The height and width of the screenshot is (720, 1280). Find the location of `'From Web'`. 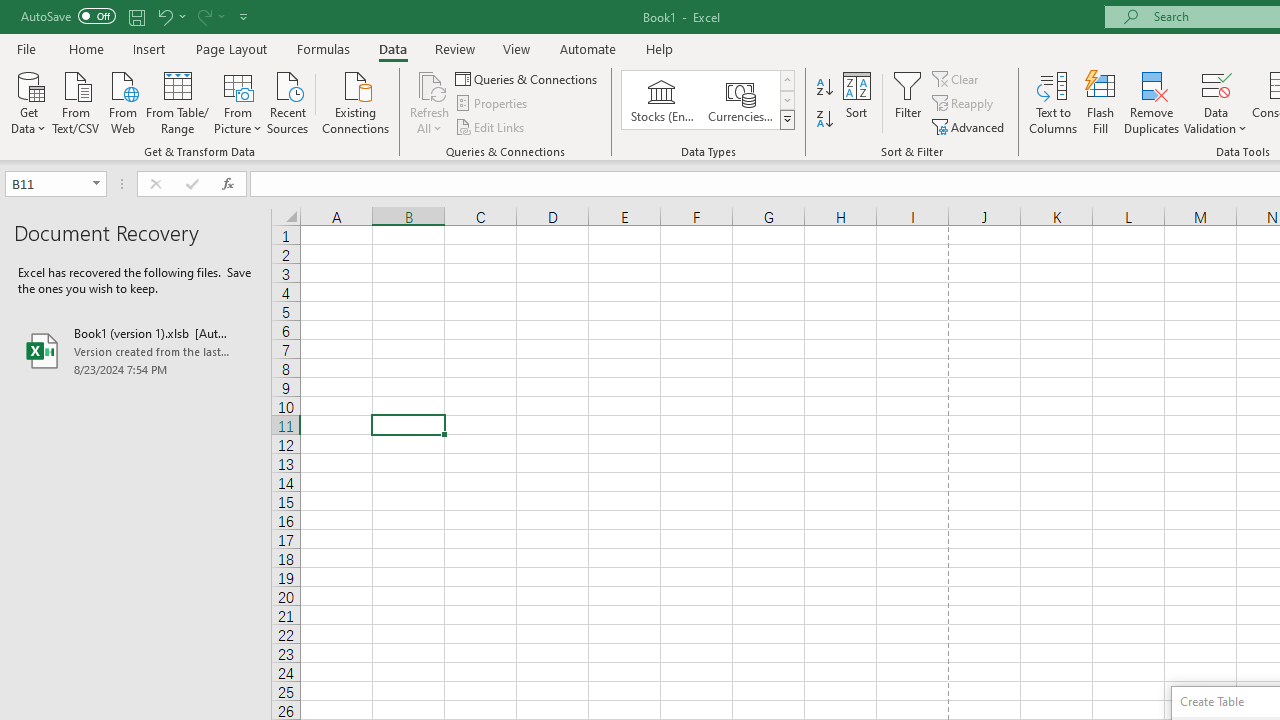

'From Web' is located at coordinates (121, 101).